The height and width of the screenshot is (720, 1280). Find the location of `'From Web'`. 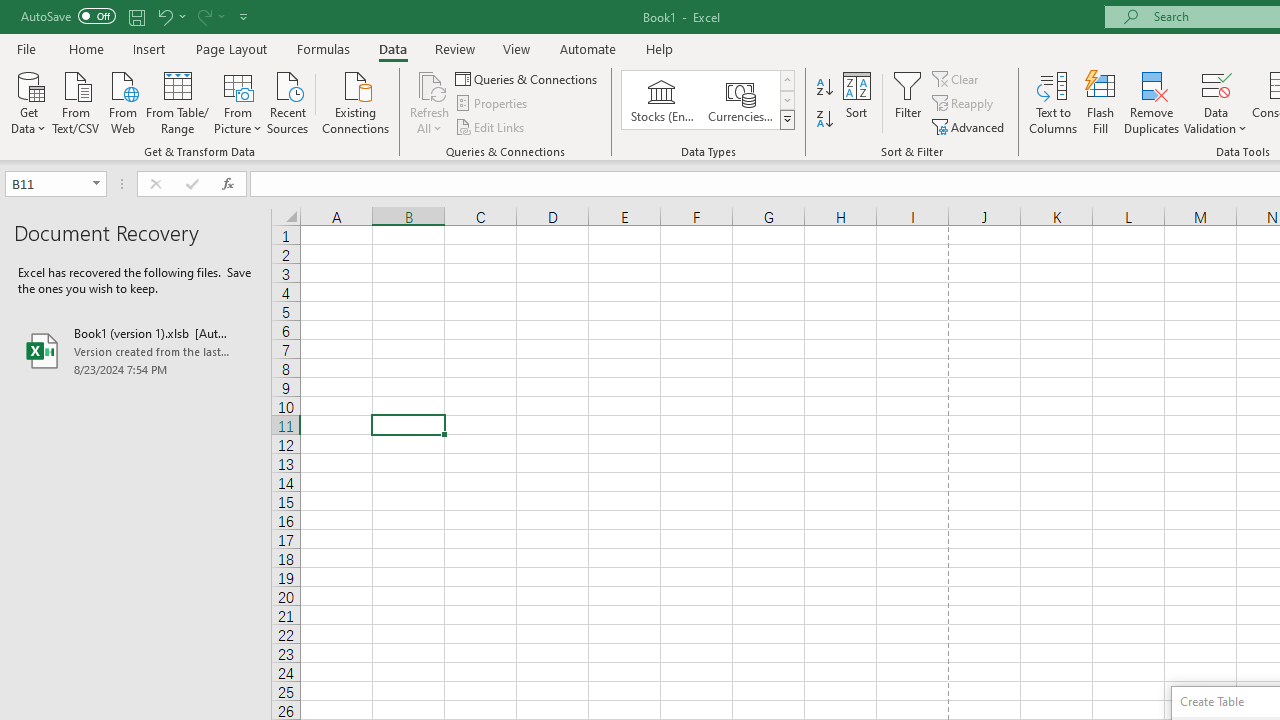

'From Web' is located at coordinates (121, 101).